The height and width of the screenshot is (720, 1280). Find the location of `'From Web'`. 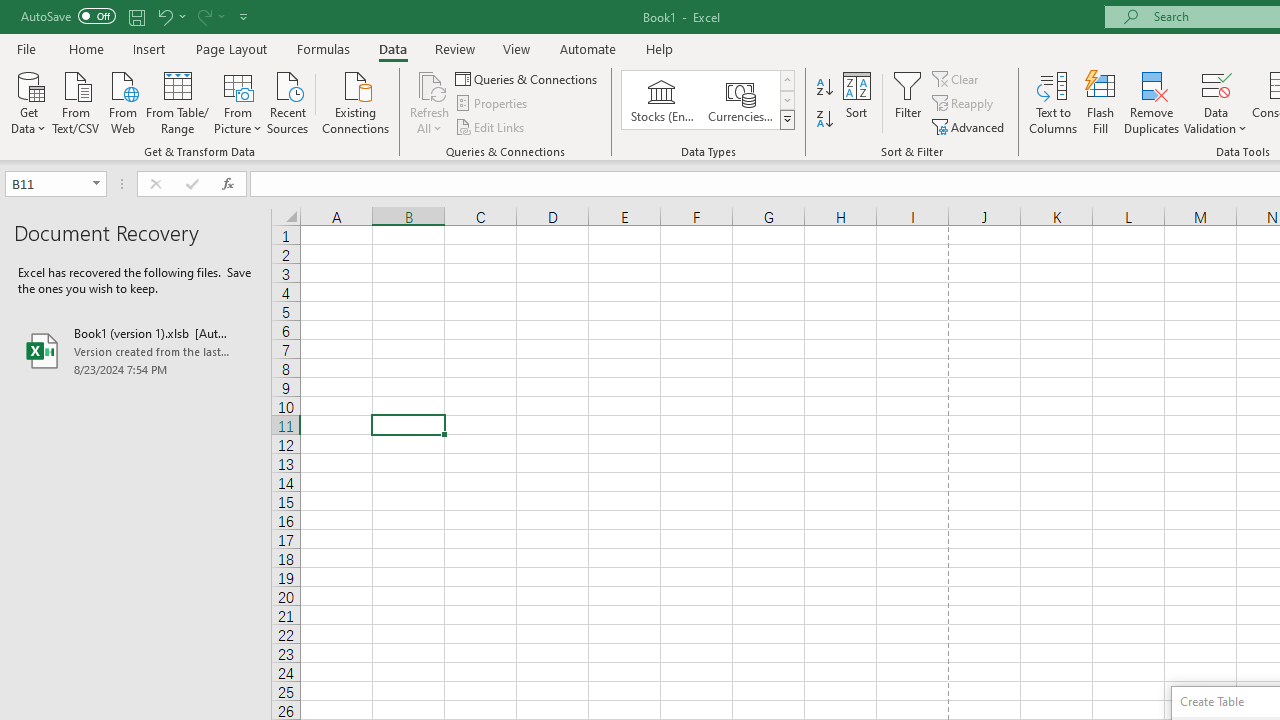

'From Web' is located at coordinates (121, 101).